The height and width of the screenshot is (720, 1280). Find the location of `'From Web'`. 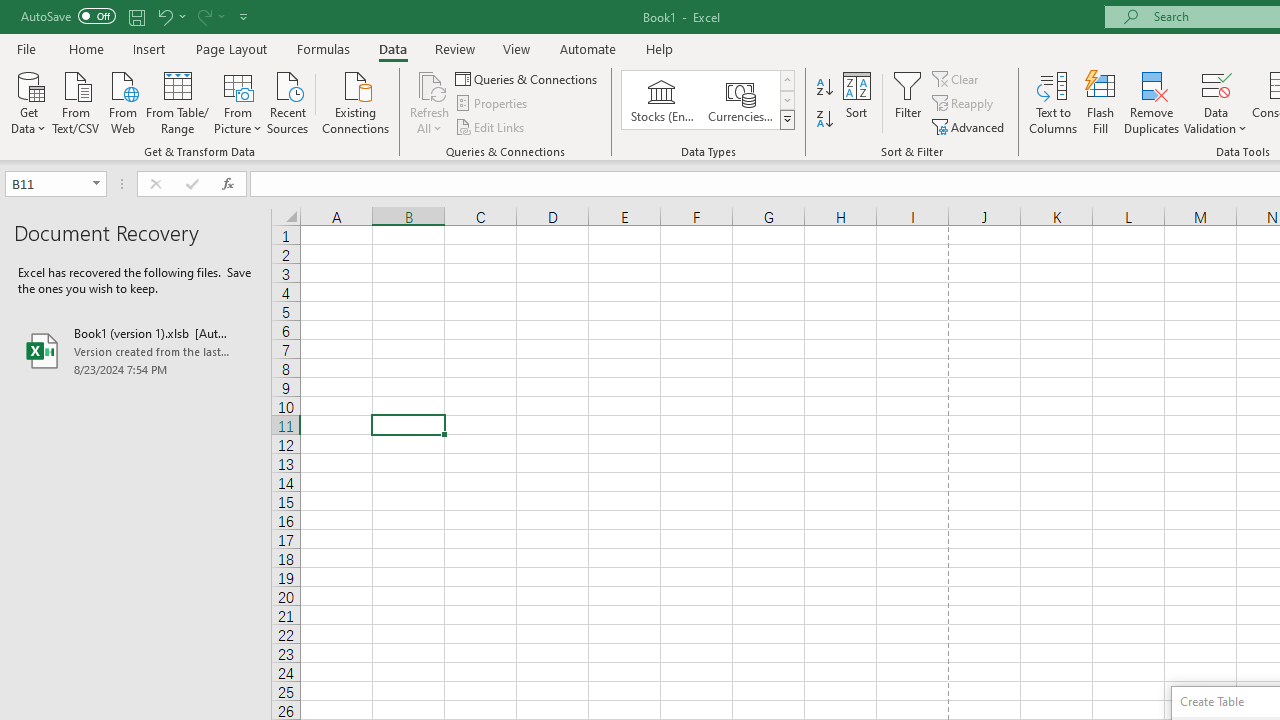

'From Web' is located at coordinates (121, 101).